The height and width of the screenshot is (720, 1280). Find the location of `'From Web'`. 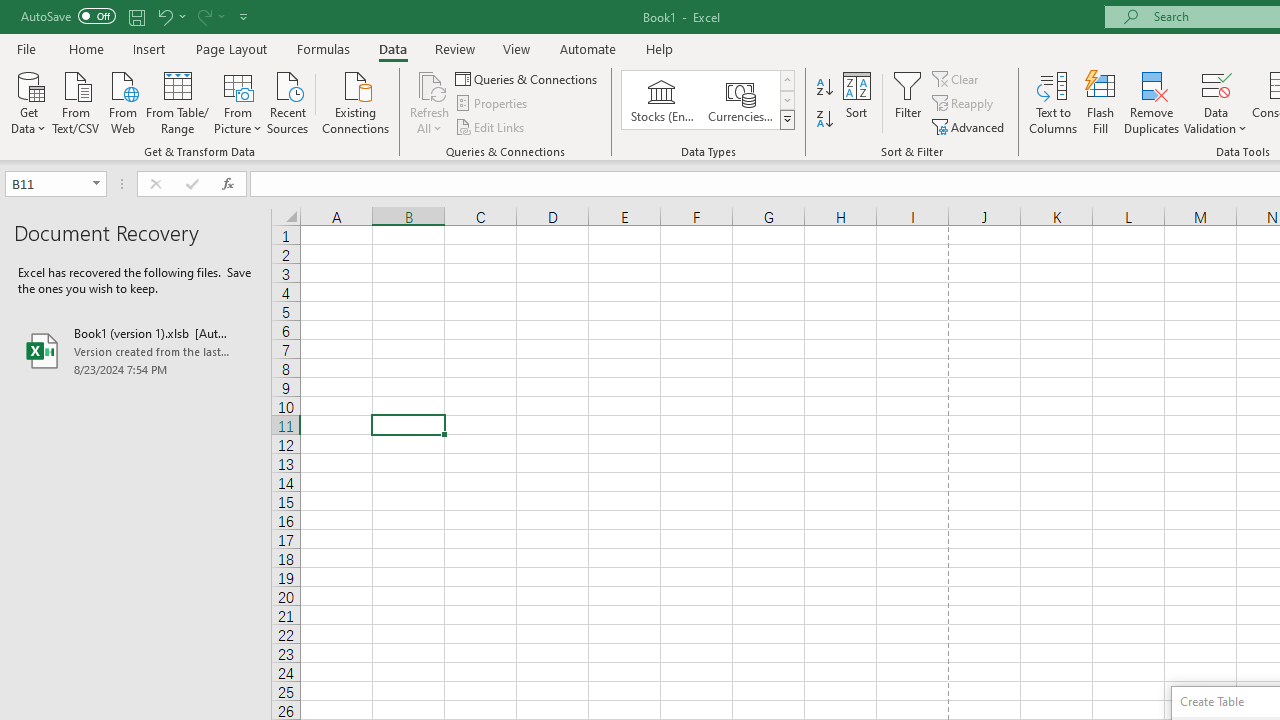

'From Web' is located at coordinates (121, 101).